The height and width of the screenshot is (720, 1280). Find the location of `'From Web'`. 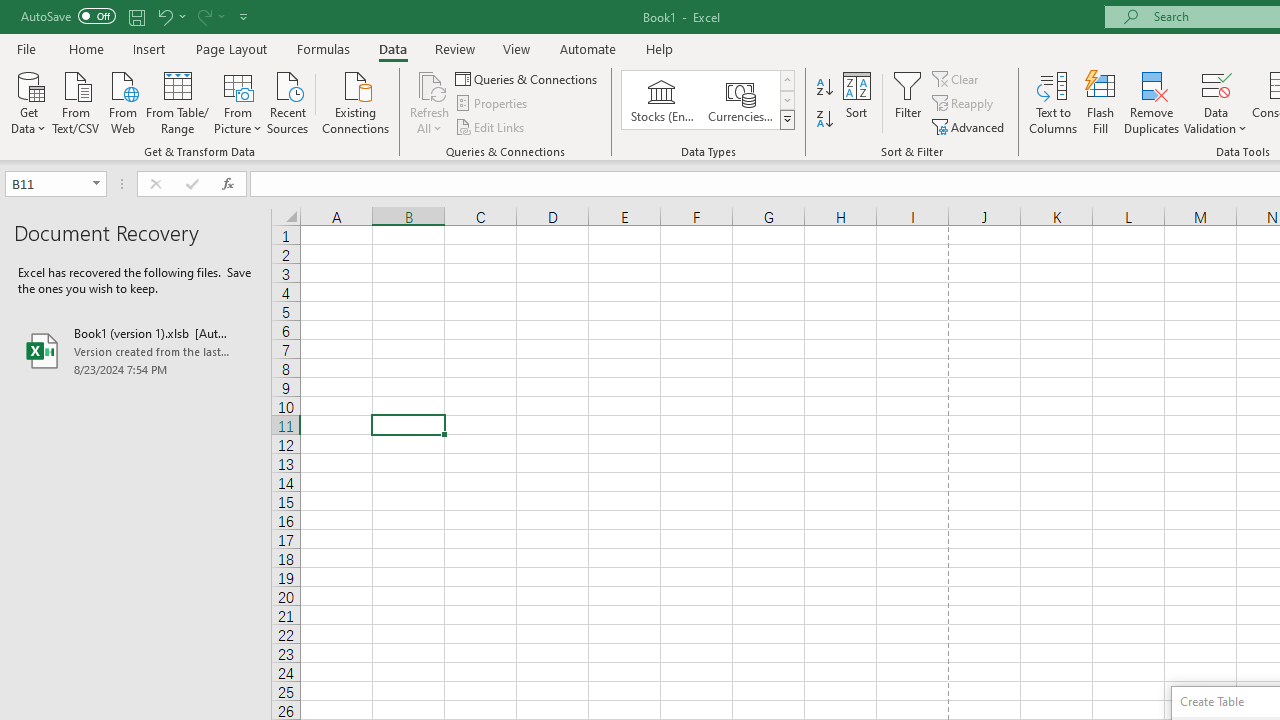

'From Web' is located at coordinates (121, 101).